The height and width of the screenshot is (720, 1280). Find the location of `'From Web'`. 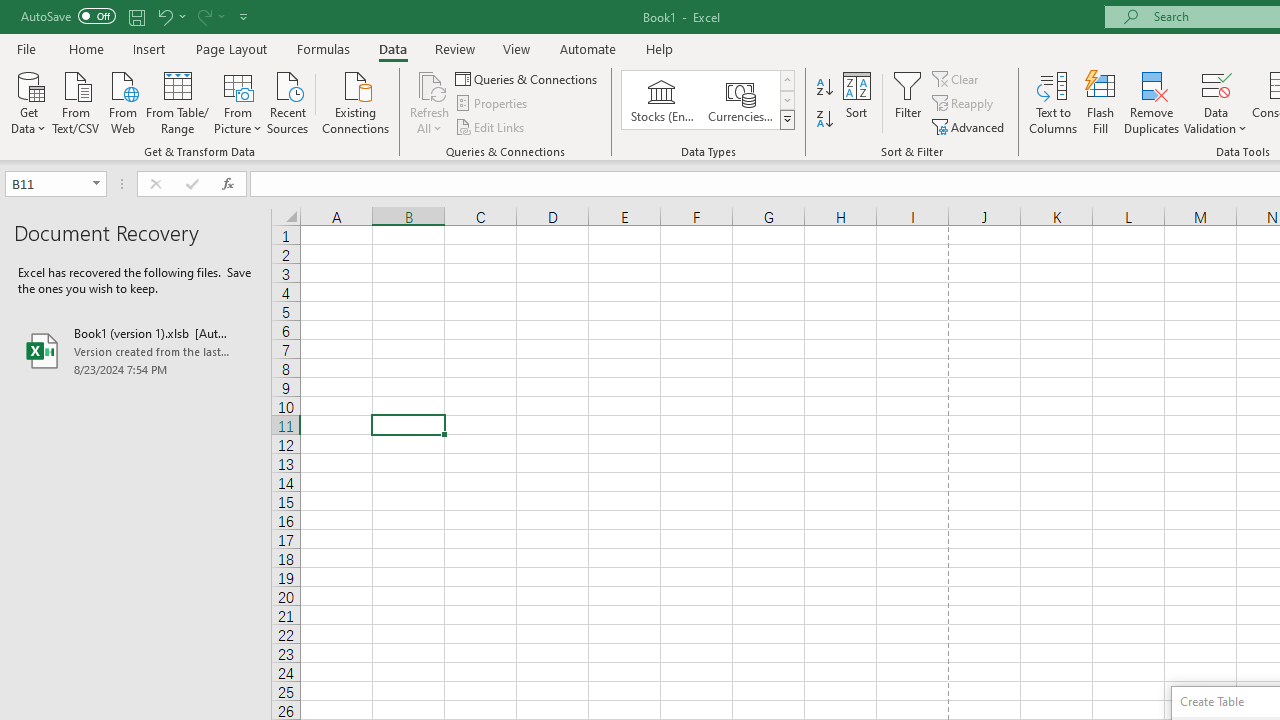

'From Web' is located at coordinates (121, 101).